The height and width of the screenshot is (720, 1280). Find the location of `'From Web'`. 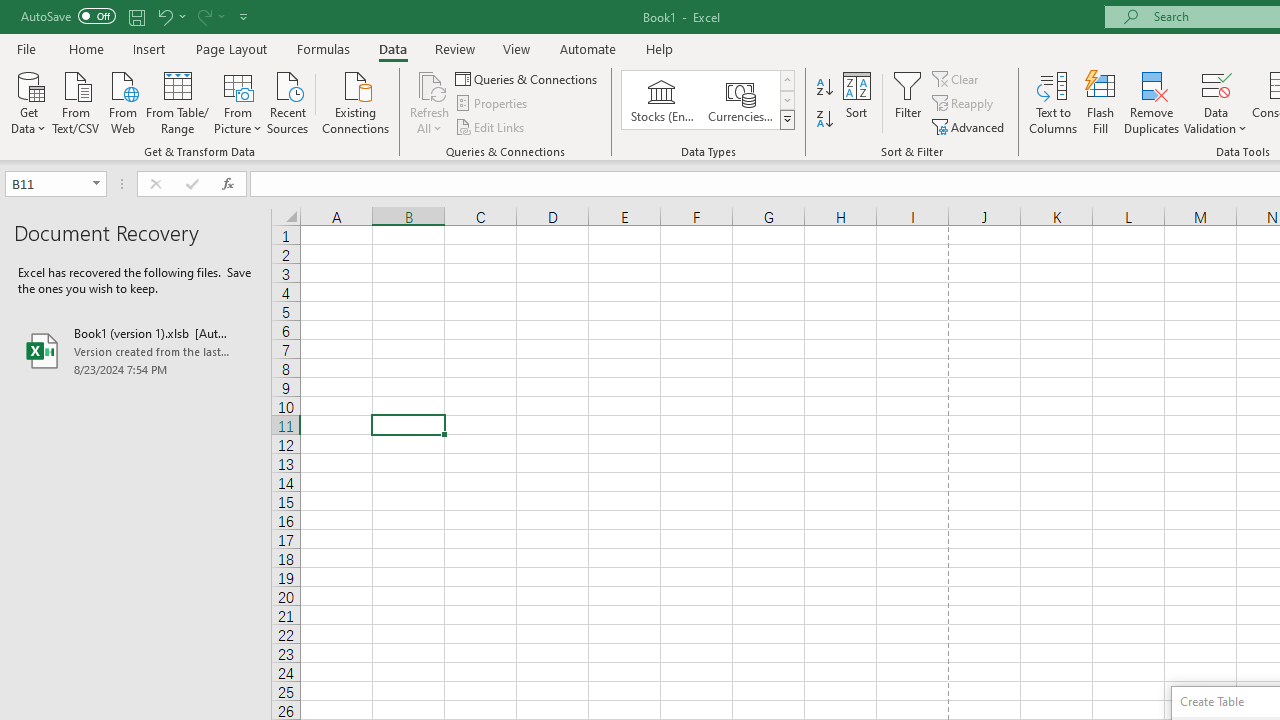

'From Web' is located at coordinates (121, 101).